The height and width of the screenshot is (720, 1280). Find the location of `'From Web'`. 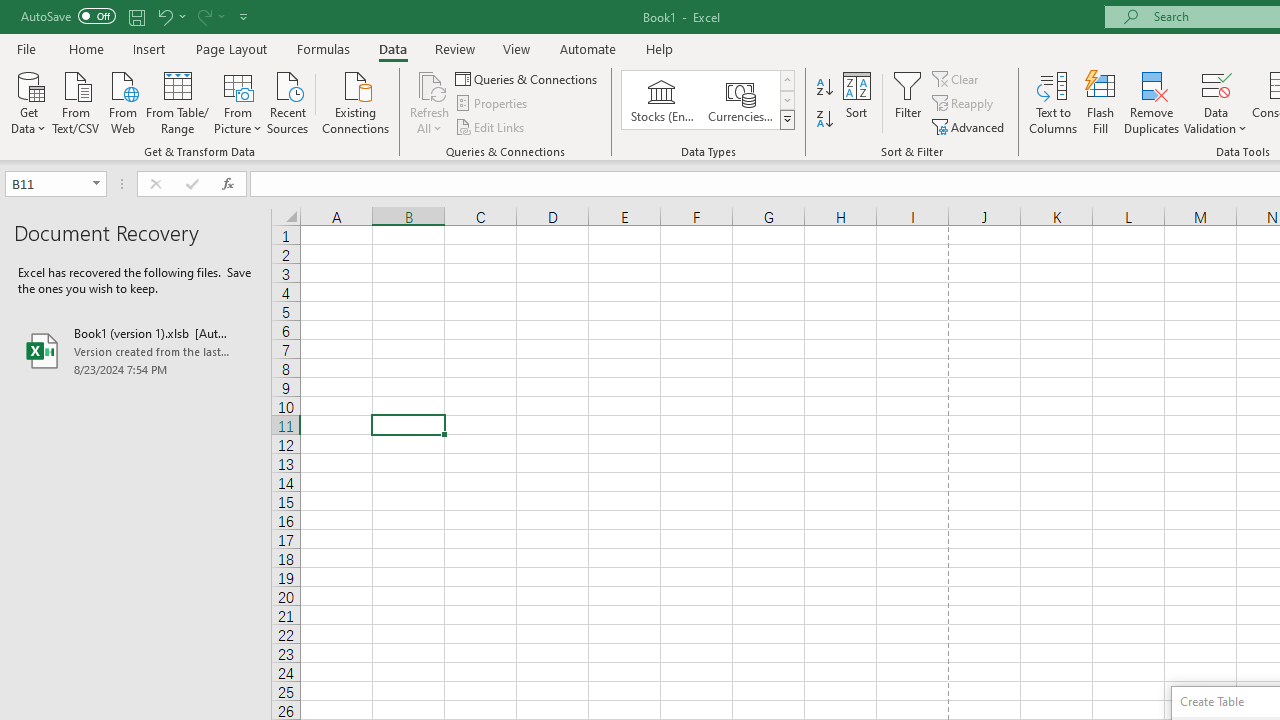

'From Web' is located at coordinates (121, 101).